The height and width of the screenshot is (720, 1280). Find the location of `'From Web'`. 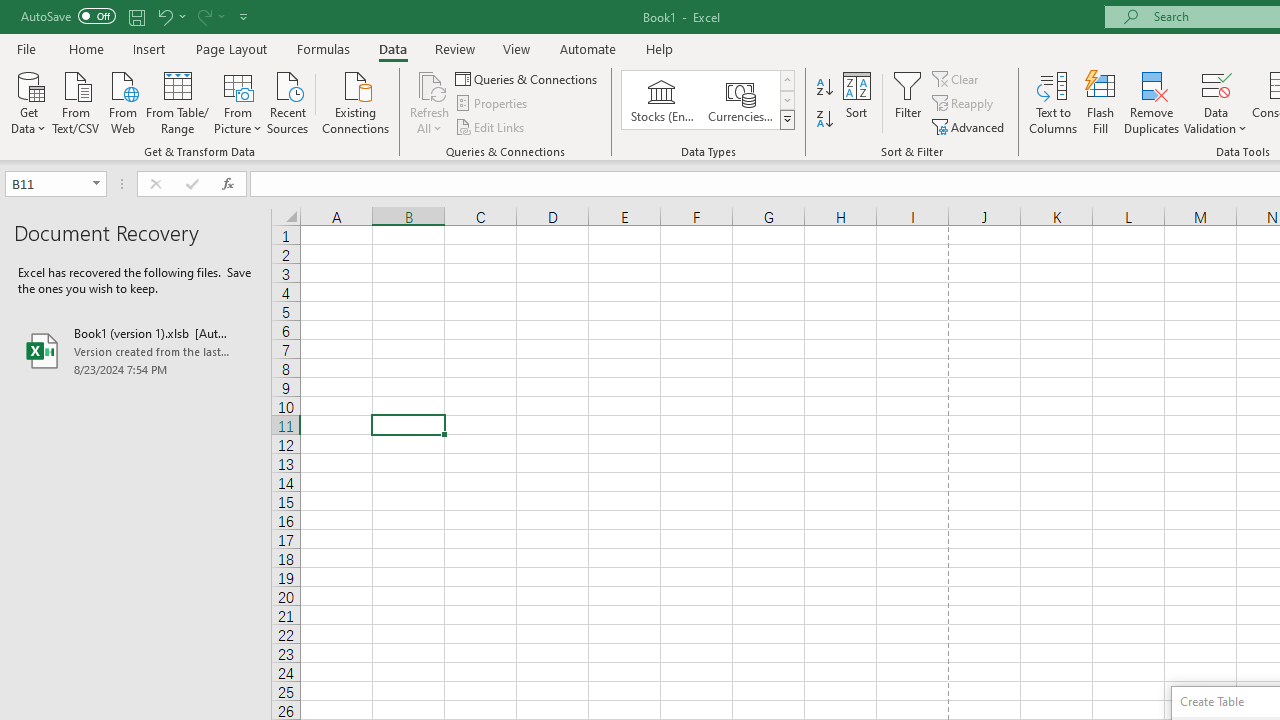

'From Web' is located at coordinates (121, 101).